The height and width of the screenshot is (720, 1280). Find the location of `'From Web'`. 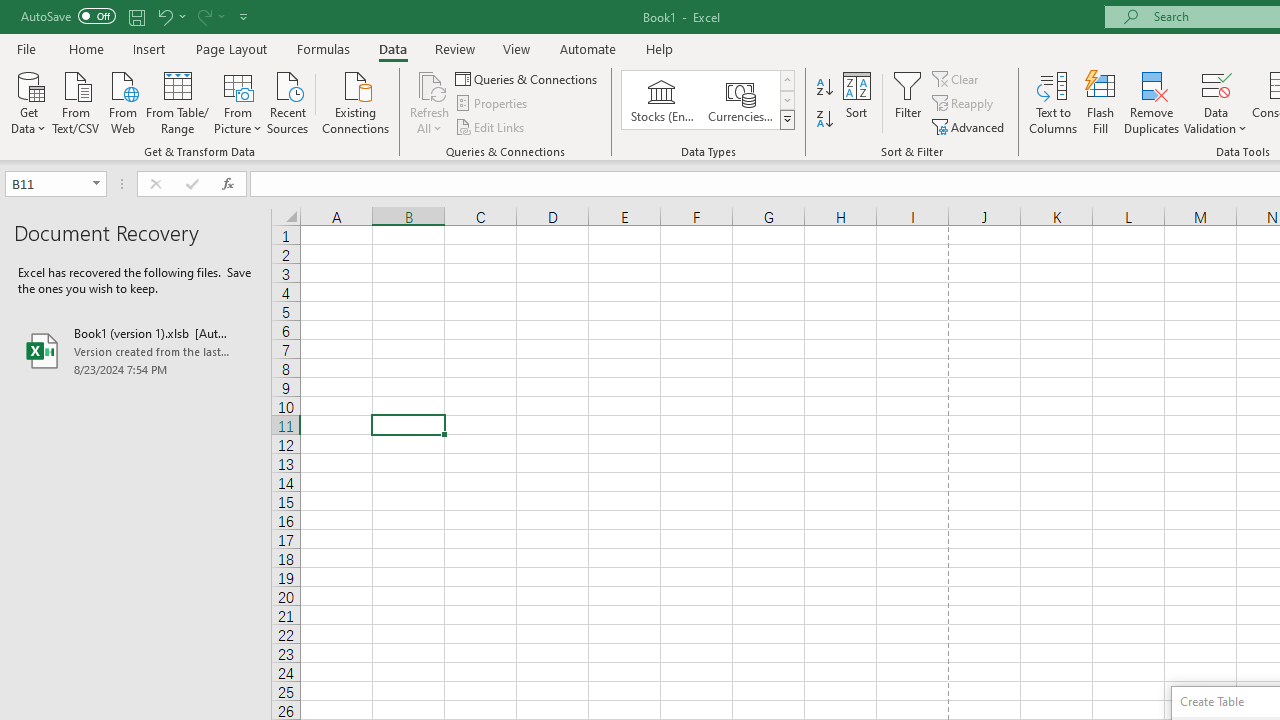

'From Web' is located at coordinates (121, 101).